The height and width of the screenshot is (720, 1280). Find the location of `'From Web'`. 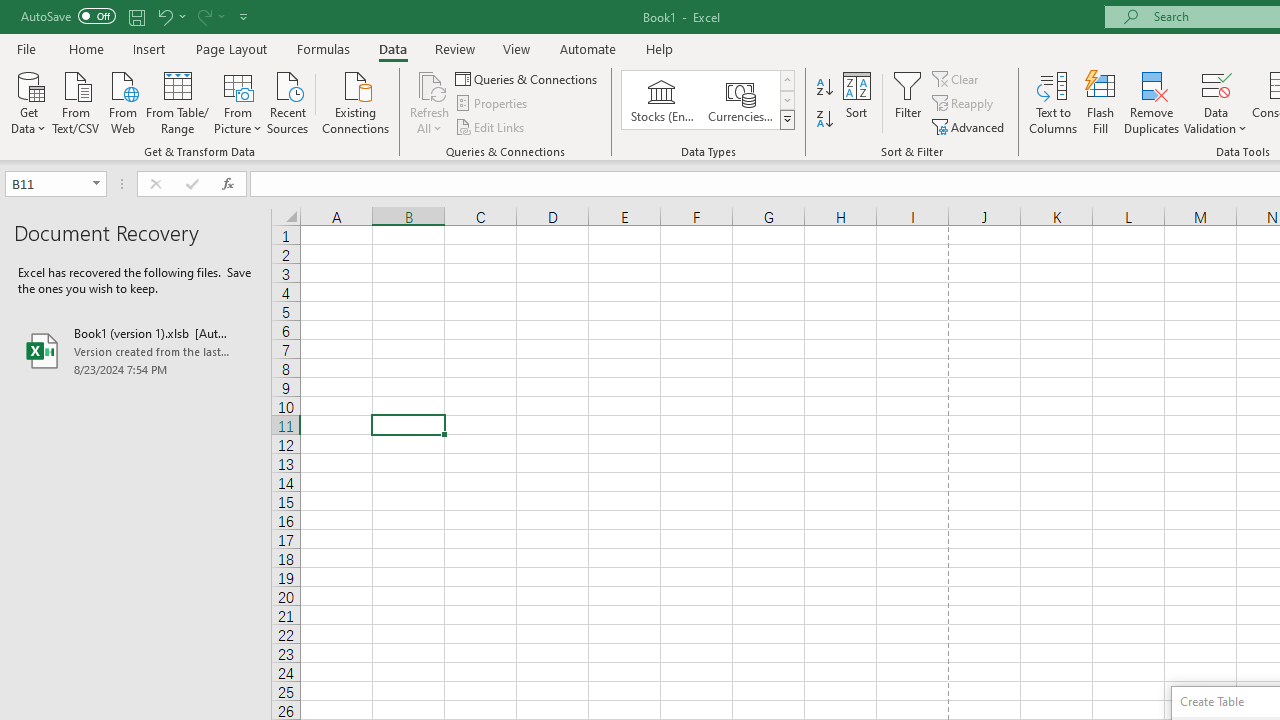

'From Web' is located at coordinates (121, 101).